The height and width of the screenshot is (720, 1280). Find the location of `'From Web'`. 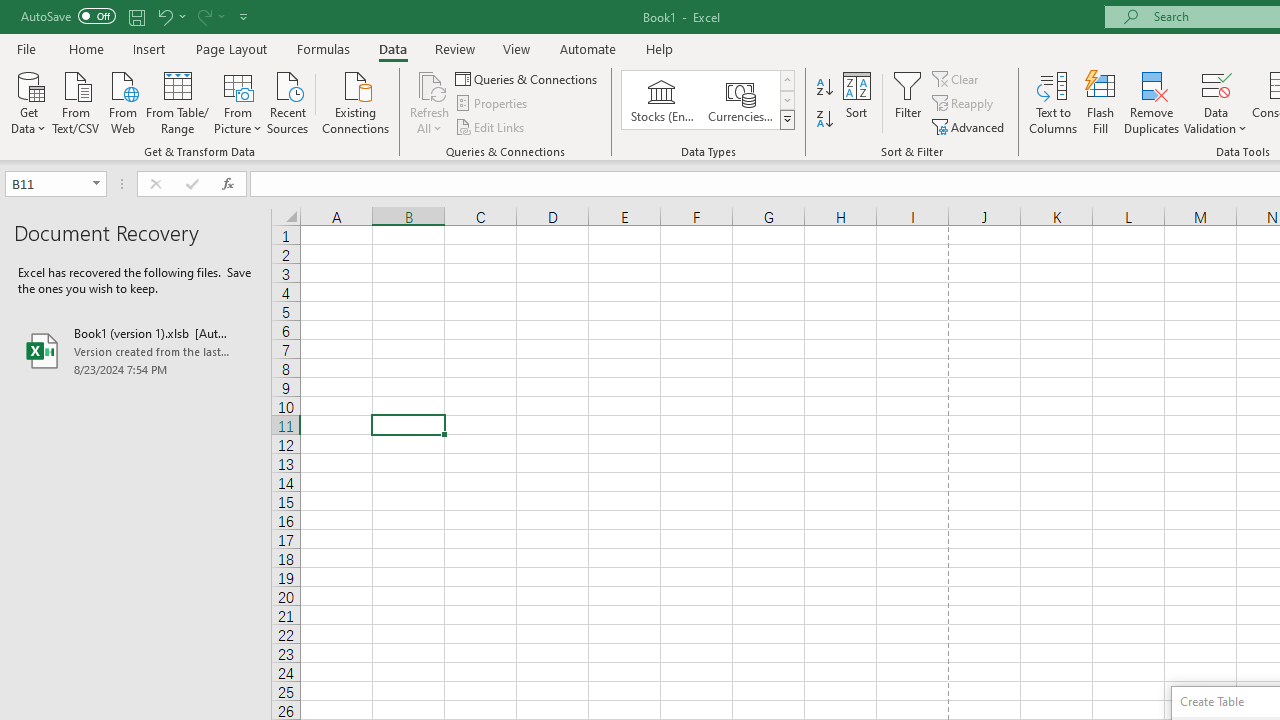

'From Web' is located at coordinates (121, 101).